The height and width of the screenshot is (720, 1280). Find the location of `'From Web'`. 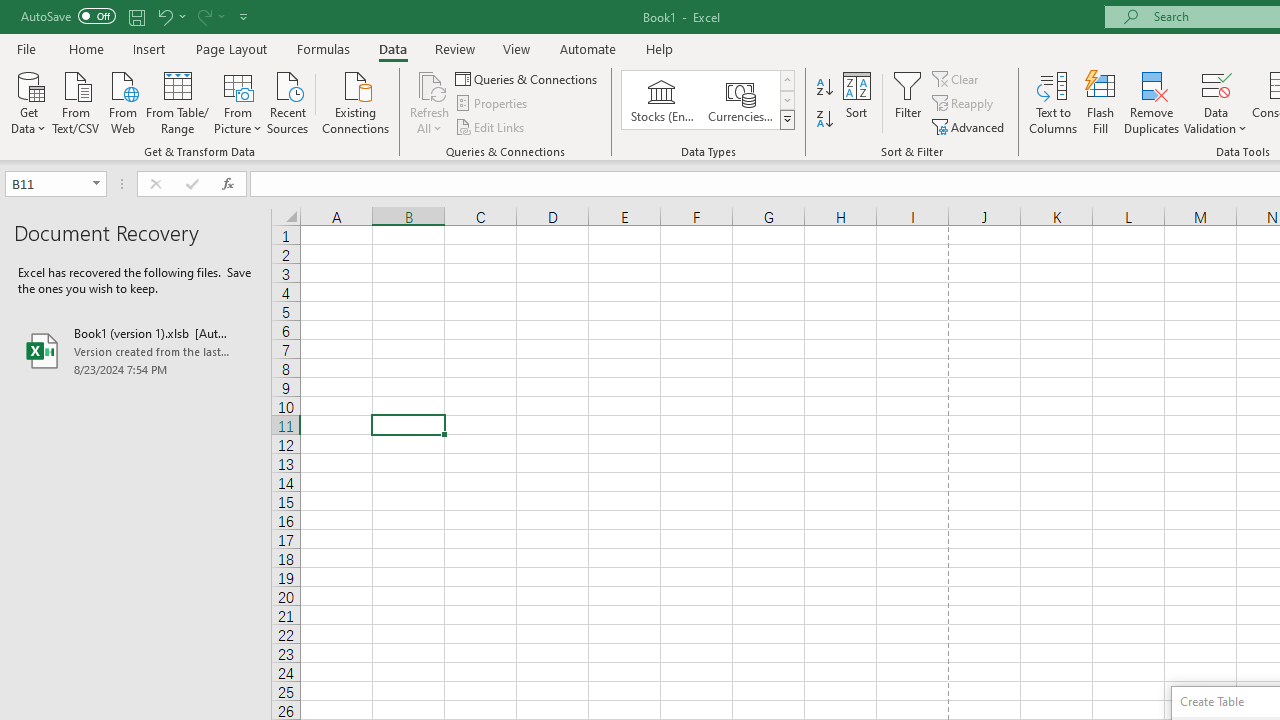

'From Web' is located at coordinates (121, 101).